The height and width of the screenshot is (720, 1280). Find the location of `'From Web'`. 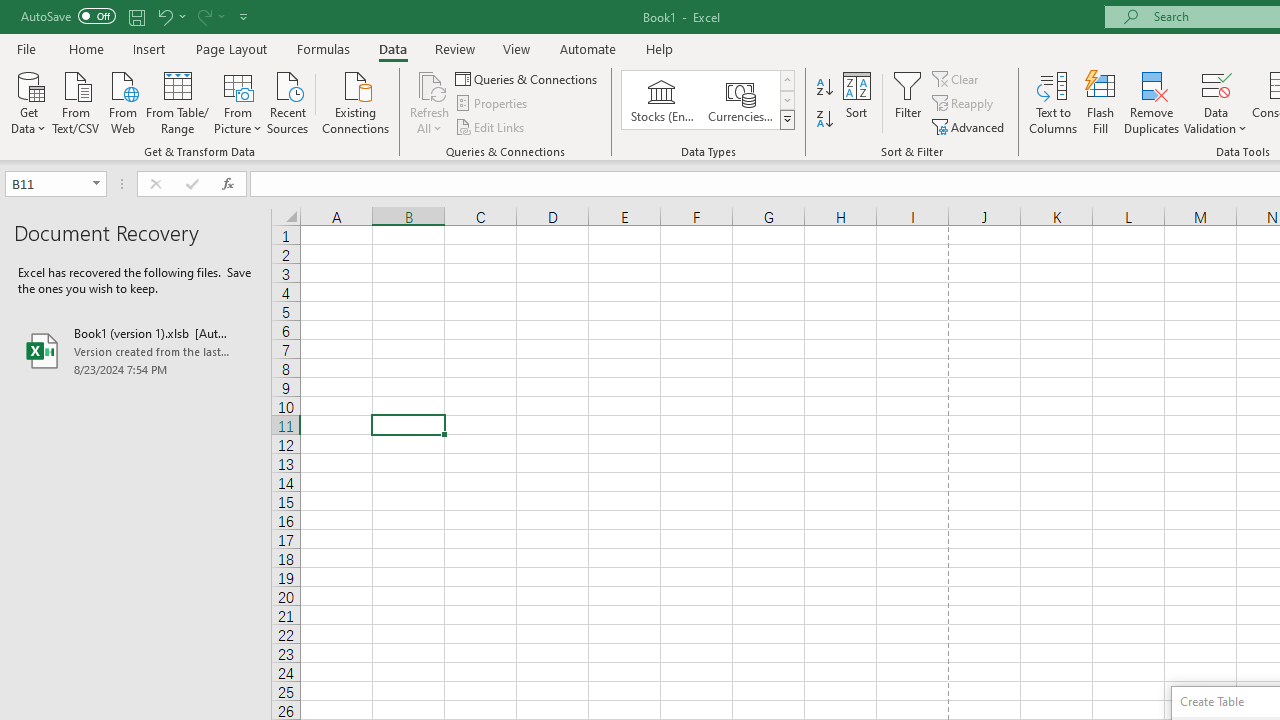

'From Web' is located at coordinates (121, 101).